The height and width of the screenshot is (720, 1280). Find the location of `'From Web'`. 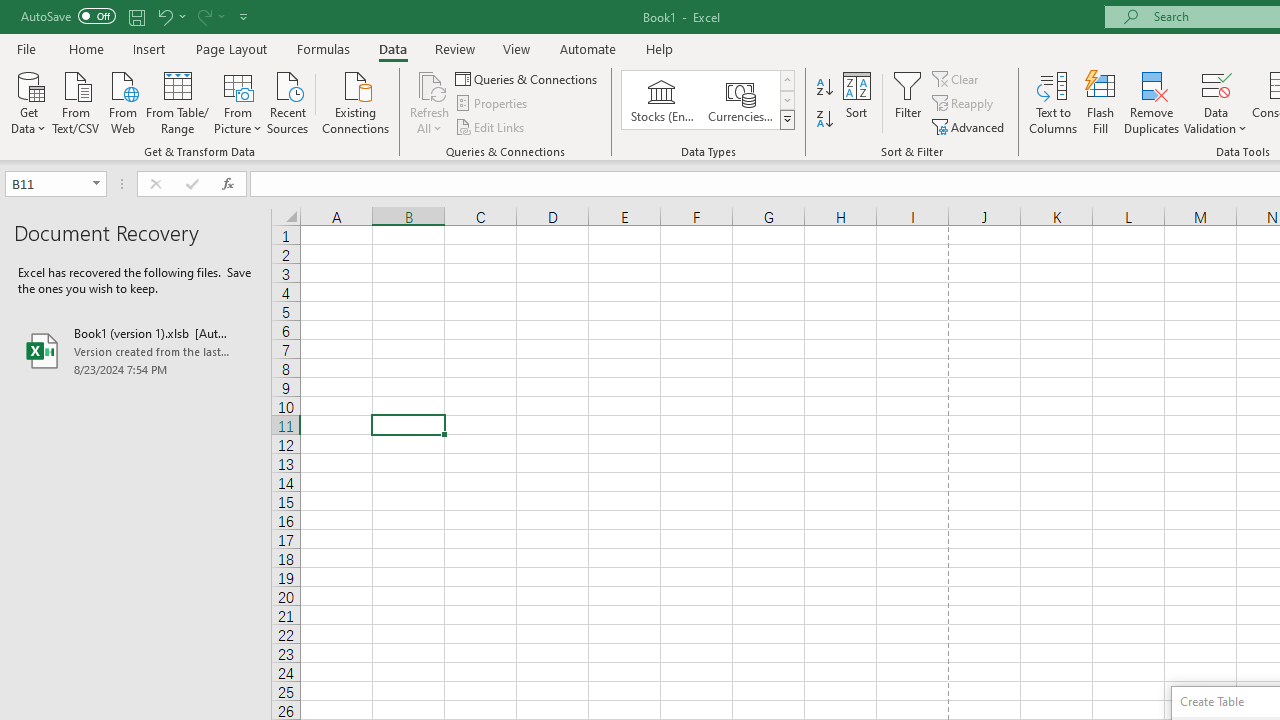

'From Web' is located at coordinates (121, 101).